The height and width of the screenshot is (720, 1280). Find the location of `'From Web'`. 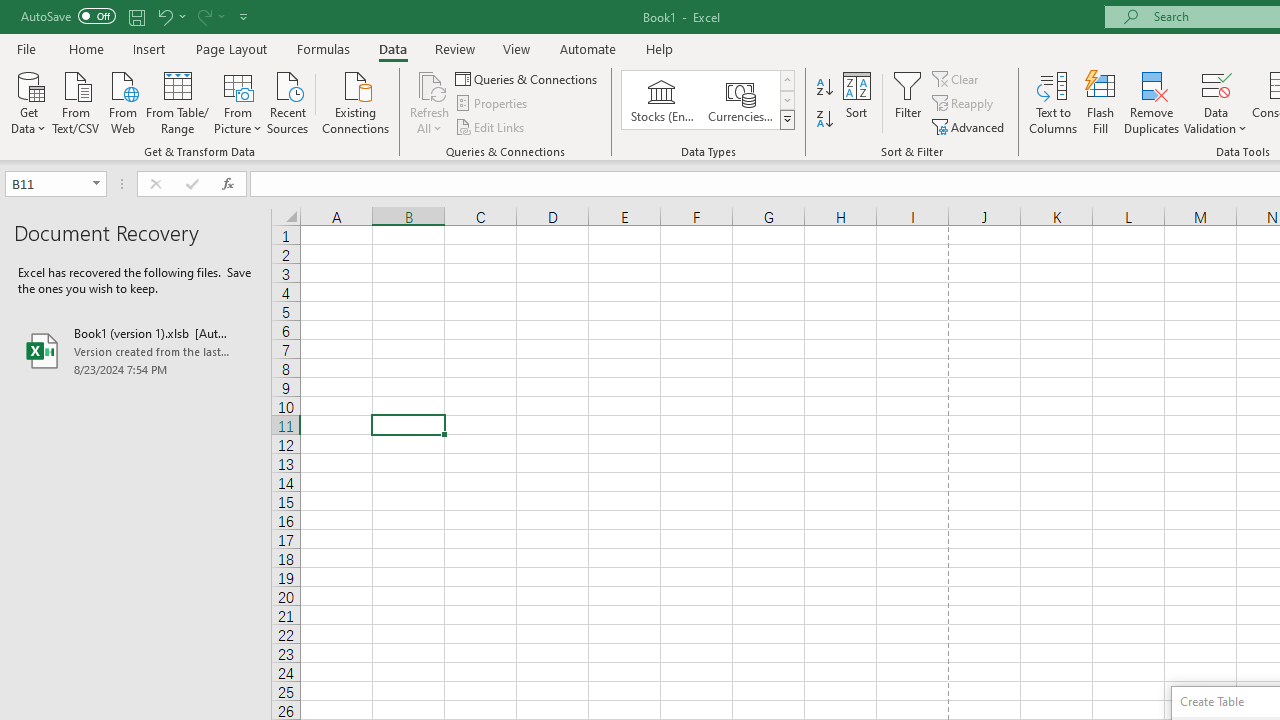

'From Web' is located at coordinates (121, 101).